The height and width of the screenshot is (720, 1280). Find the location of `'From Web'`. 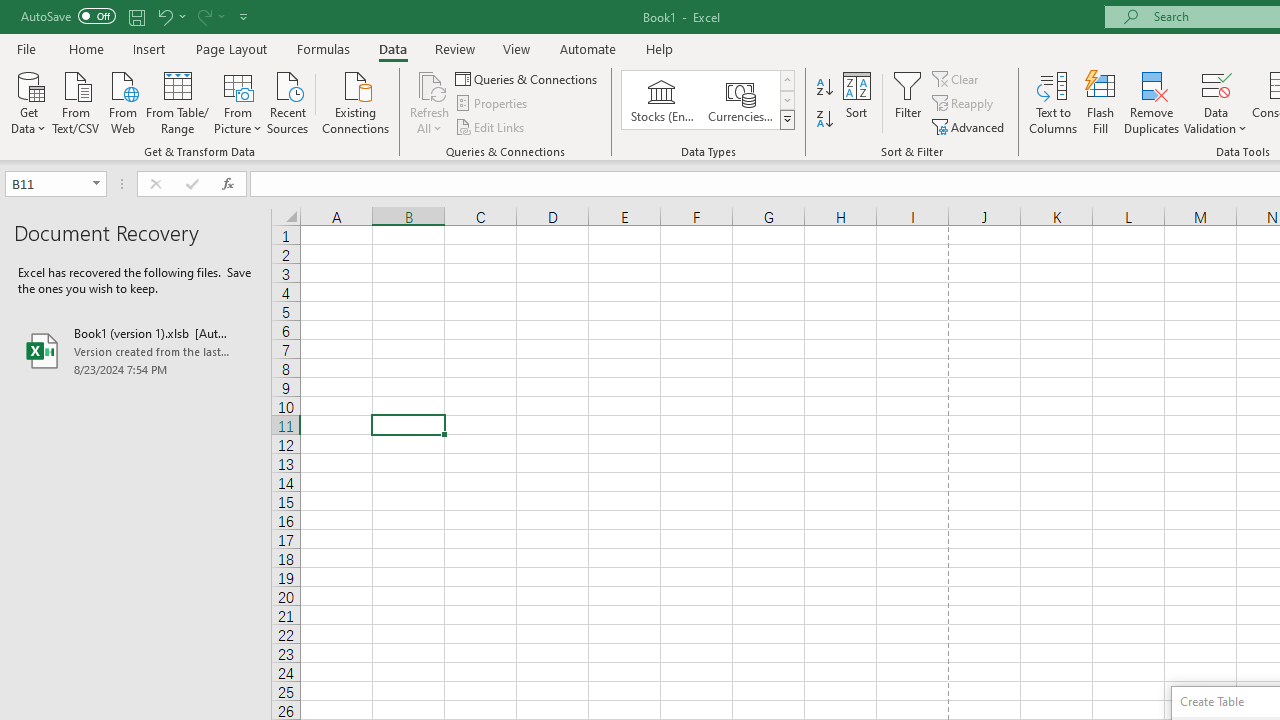

'From Web' is located at coordinates (121, 101).